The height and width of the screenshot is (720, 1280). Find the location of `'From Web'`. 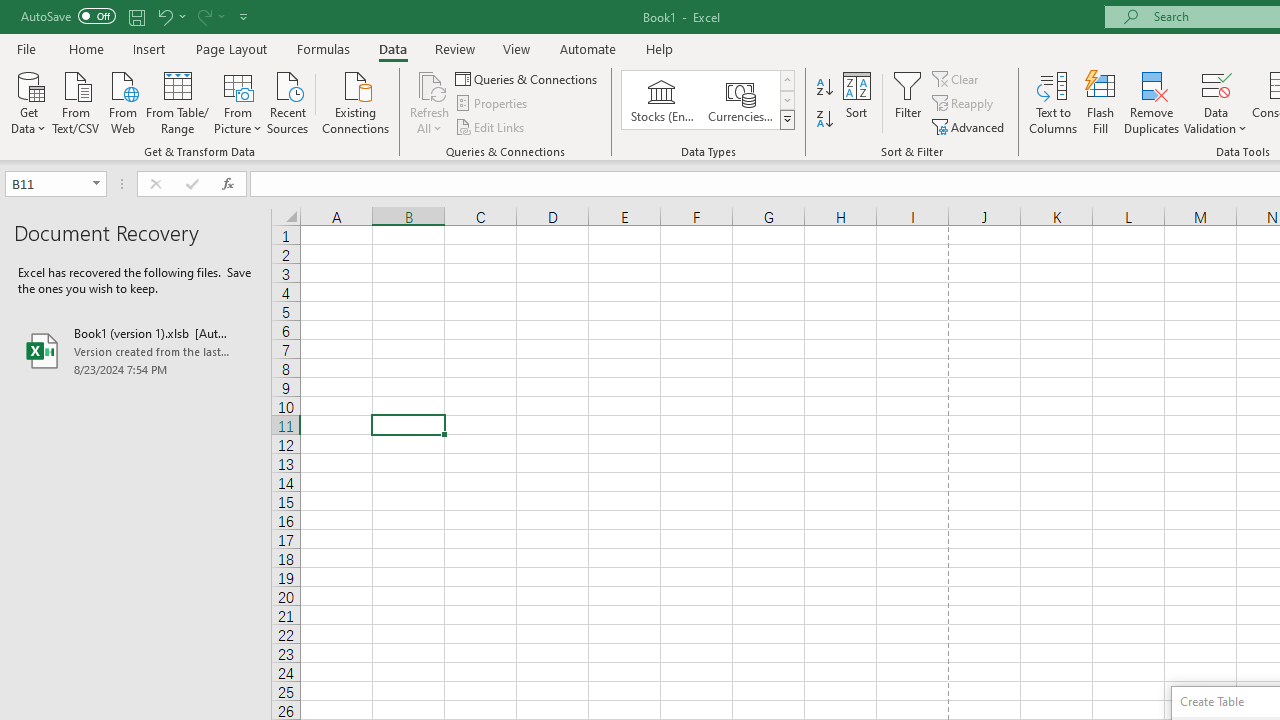

'From Web' is located at coordinates (121, 101).